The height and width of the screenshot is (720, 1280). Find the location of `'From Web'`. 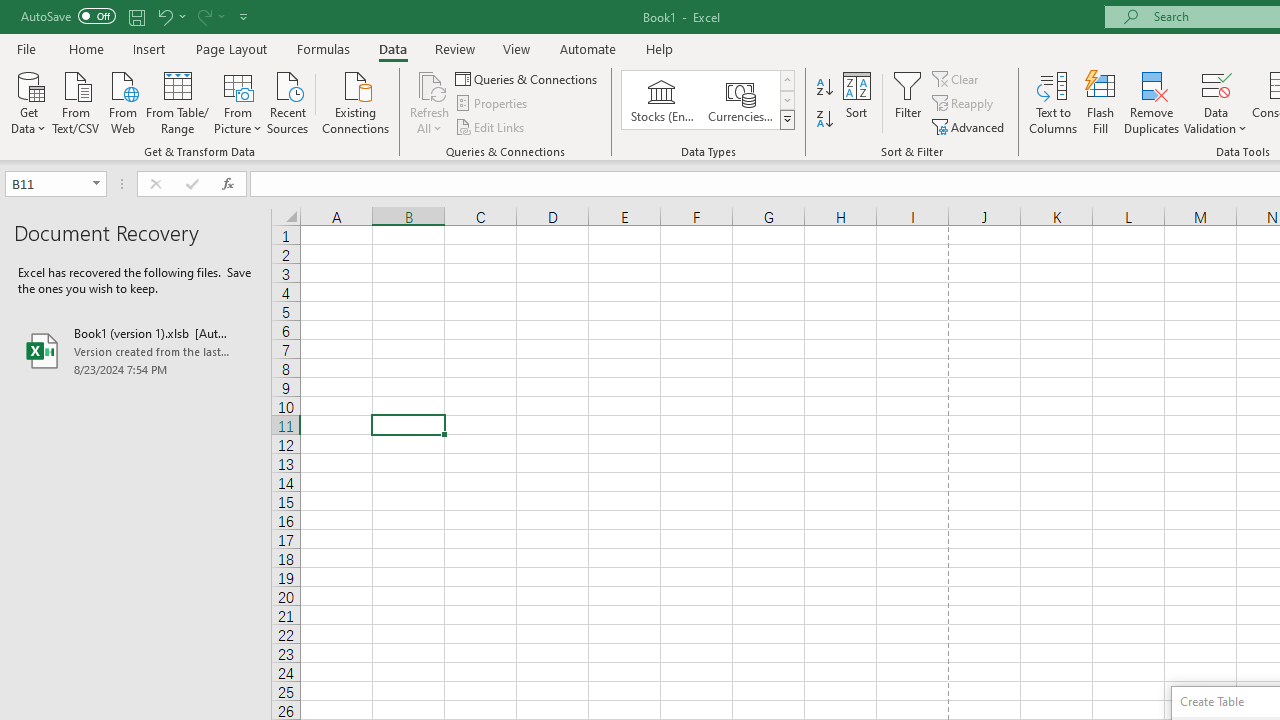

'From Web' is located at coordinates (121, 101).